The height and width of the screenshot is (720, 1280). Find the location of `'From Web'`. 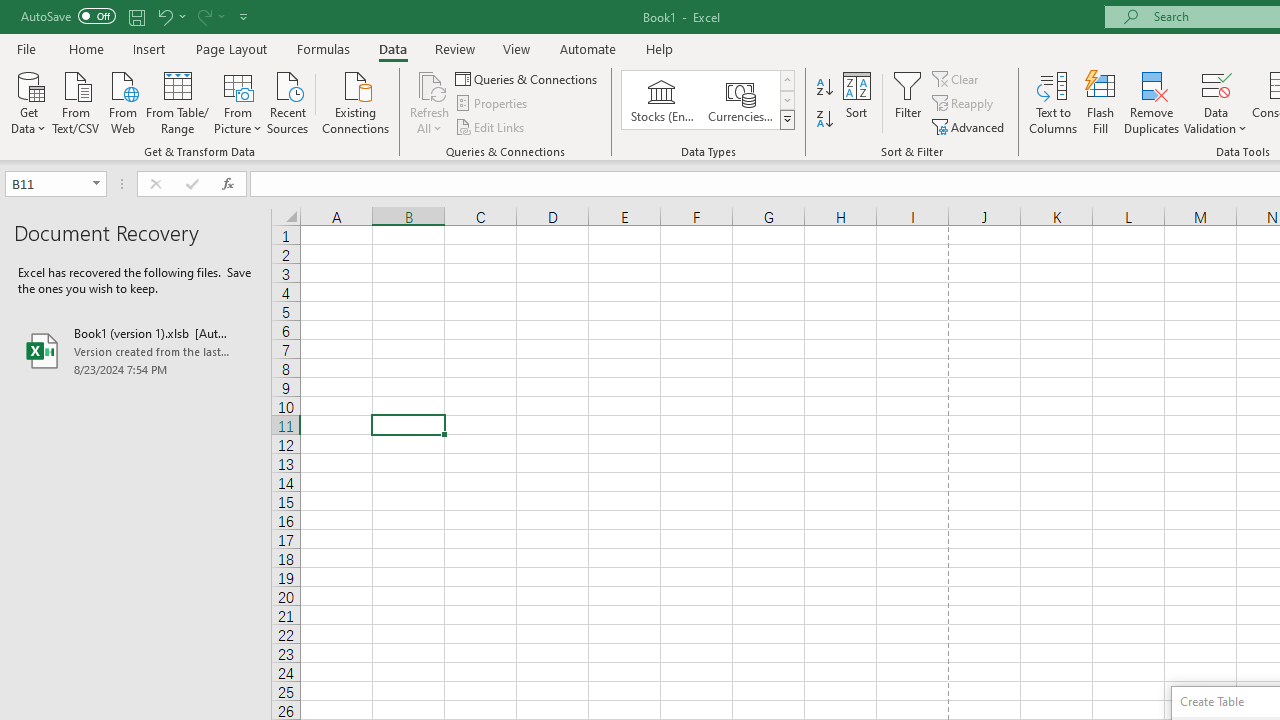

'From Web' is located at coordinates (121, 101).